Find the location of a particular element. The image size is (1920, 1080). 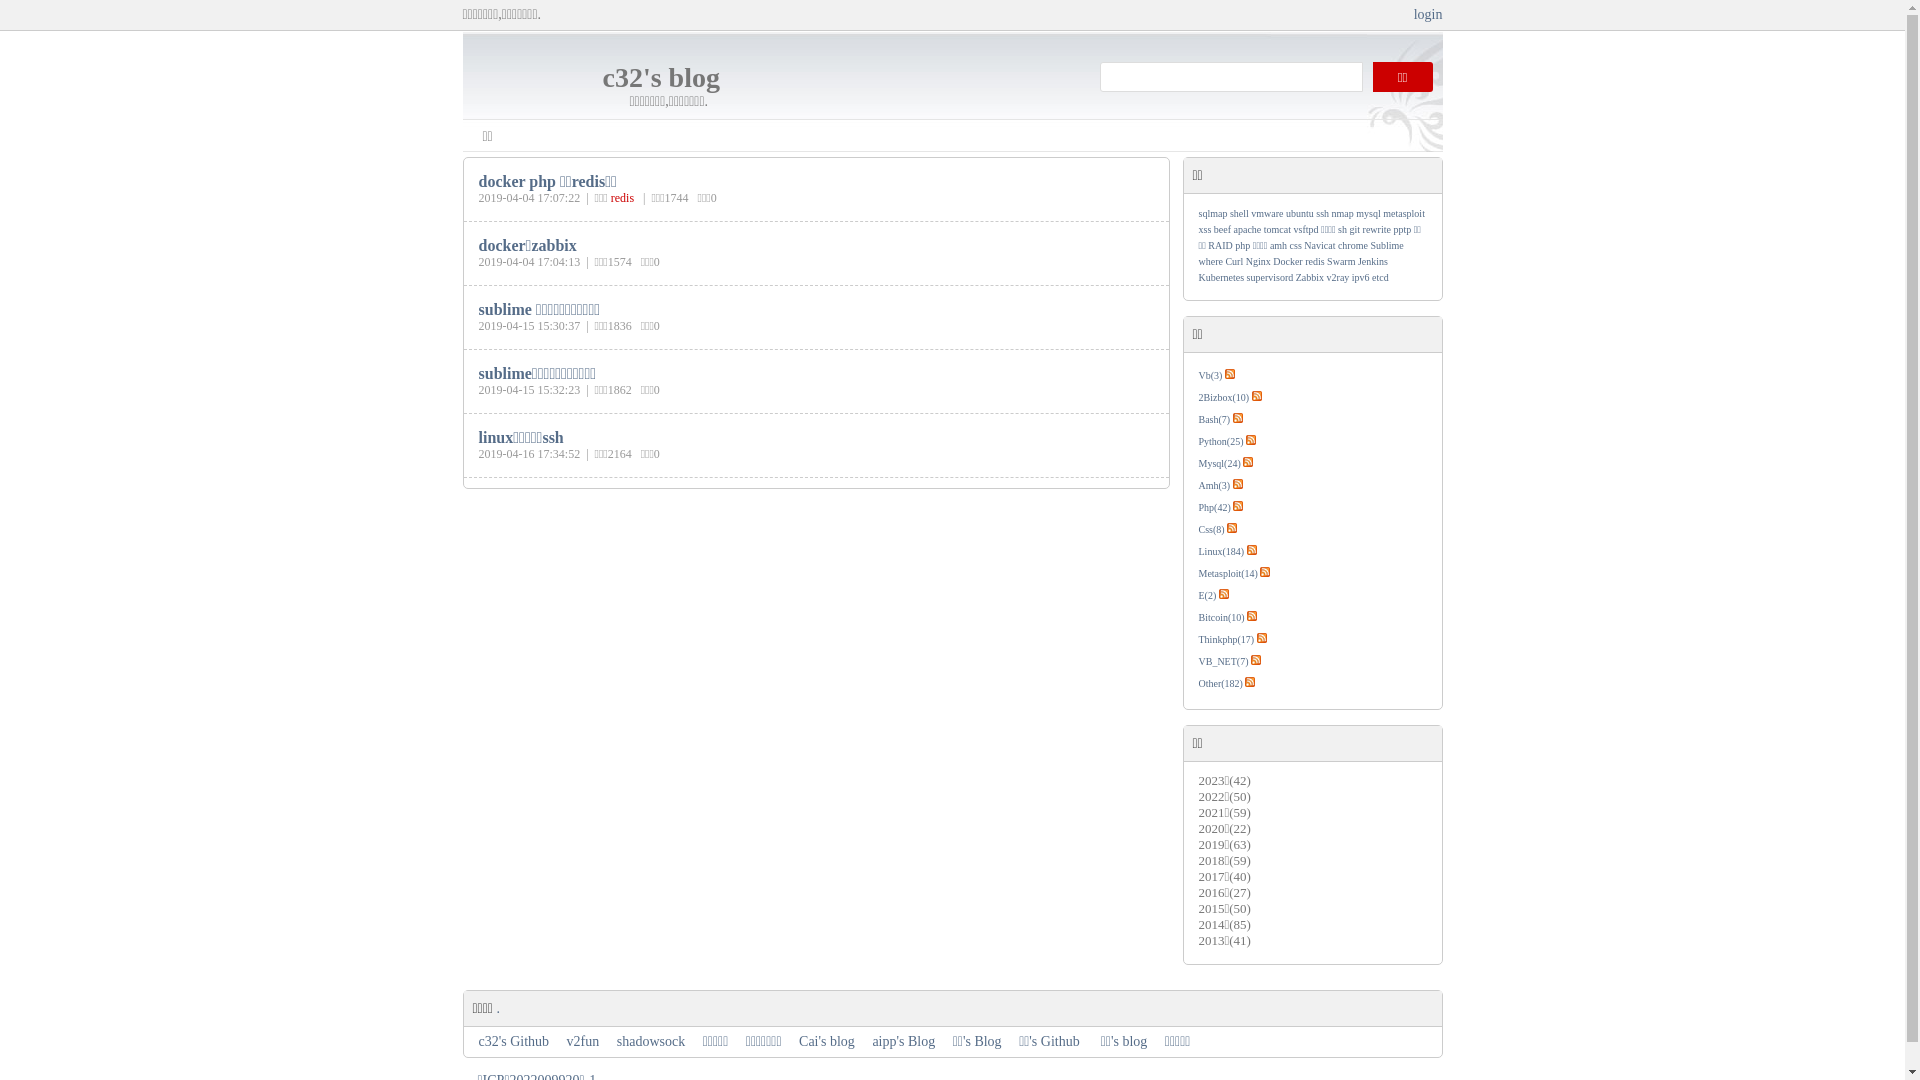

'nmap' is located at coordinates (1343, 213).